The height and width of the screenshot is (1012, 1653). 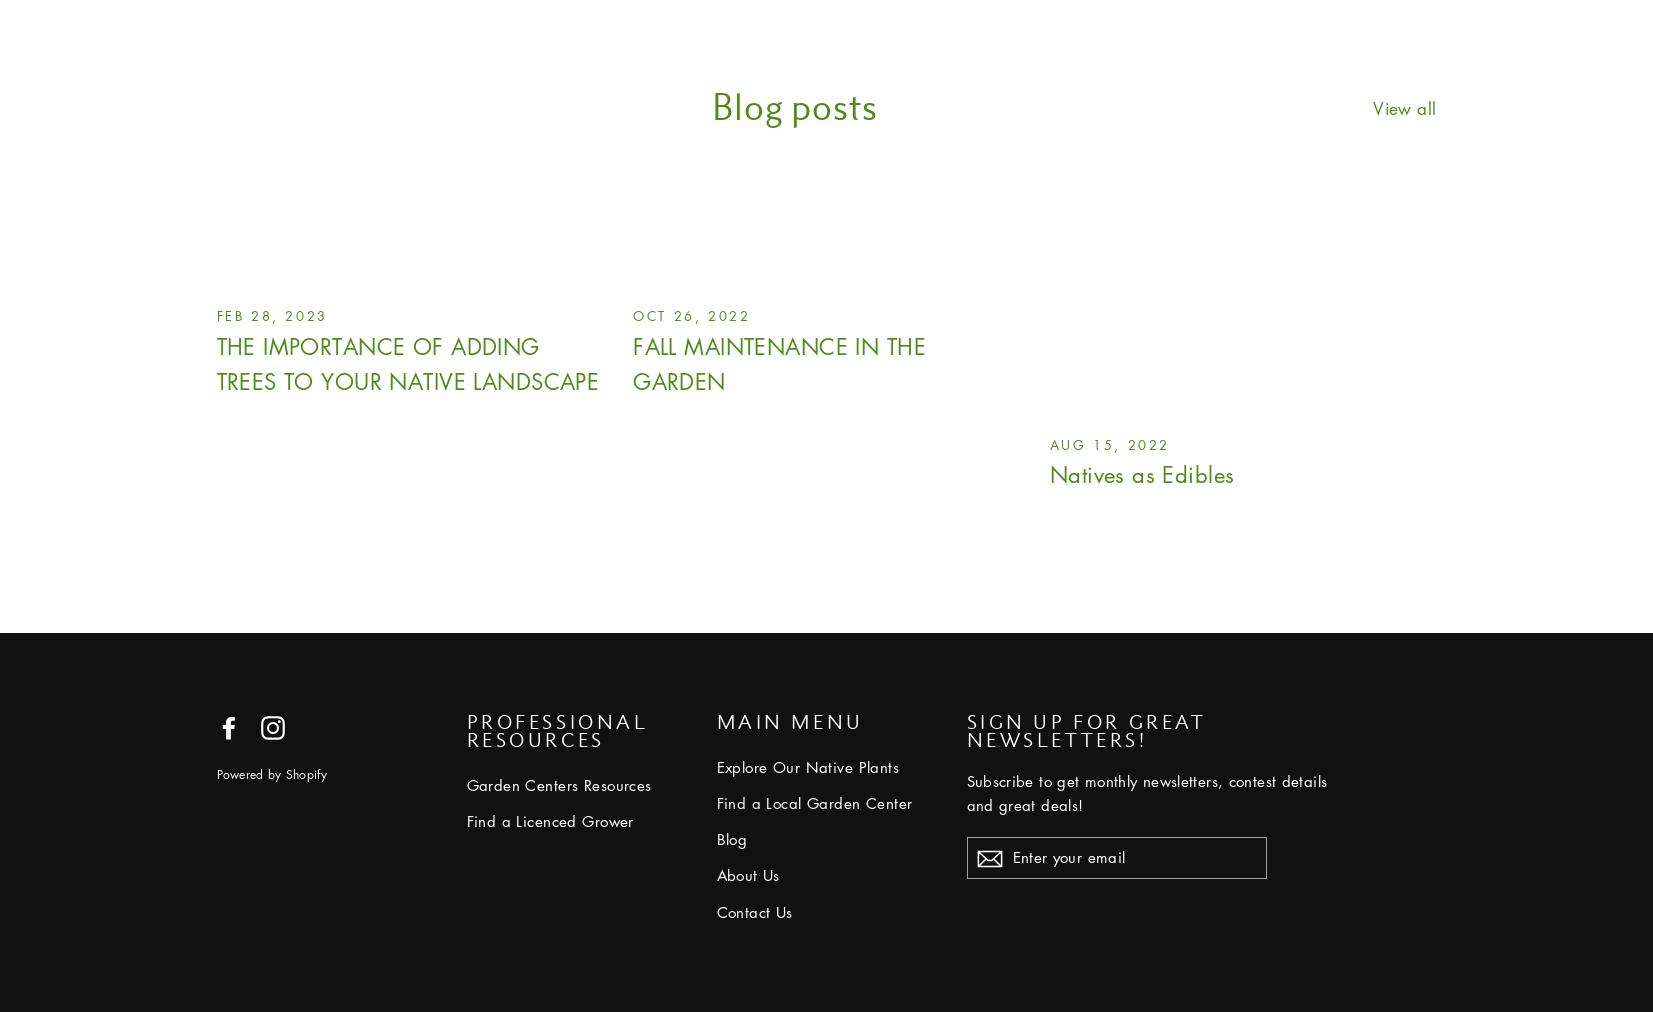 What do you see at coordinates (1109, 443) in the screenshot?
I see `'Aug 15, 2022'` at bounding box center [1109, 443].